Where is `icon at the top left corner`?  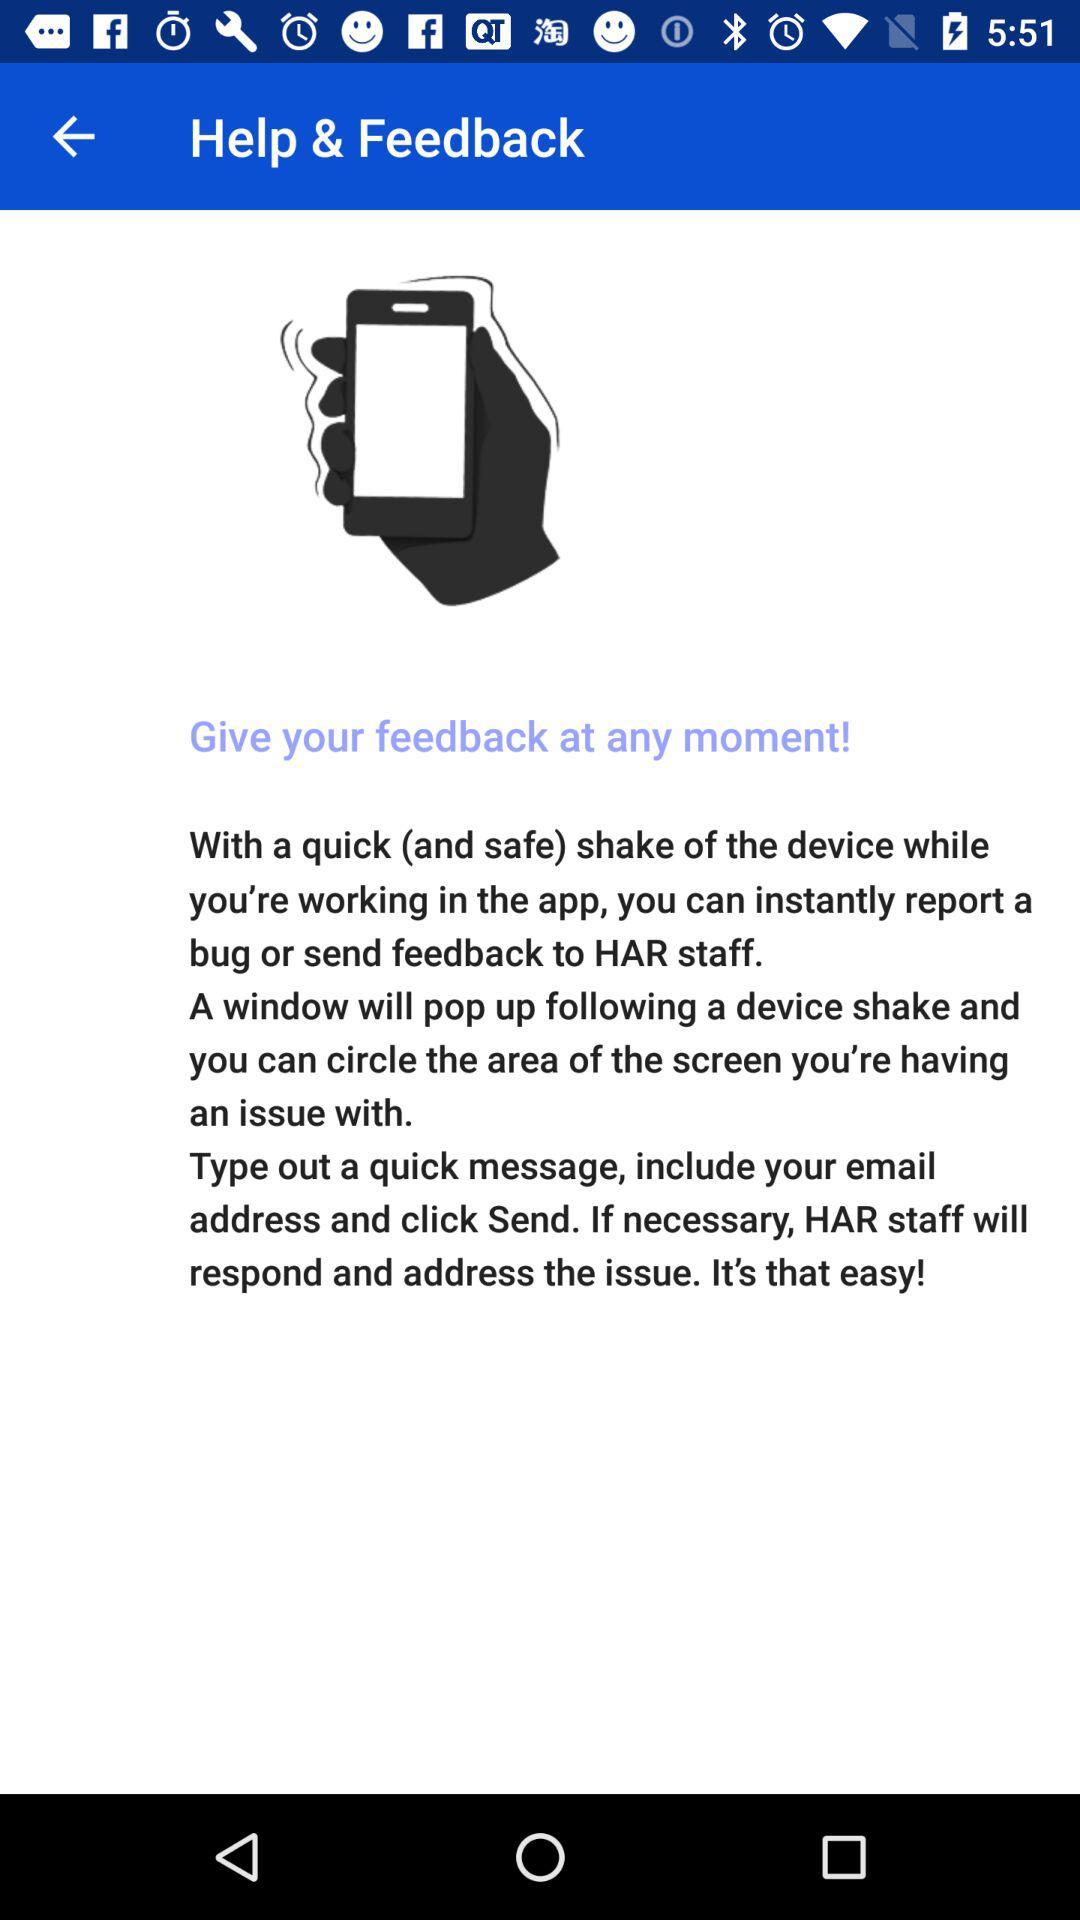 icon at the top left corner is located at coordinates (72, 135).